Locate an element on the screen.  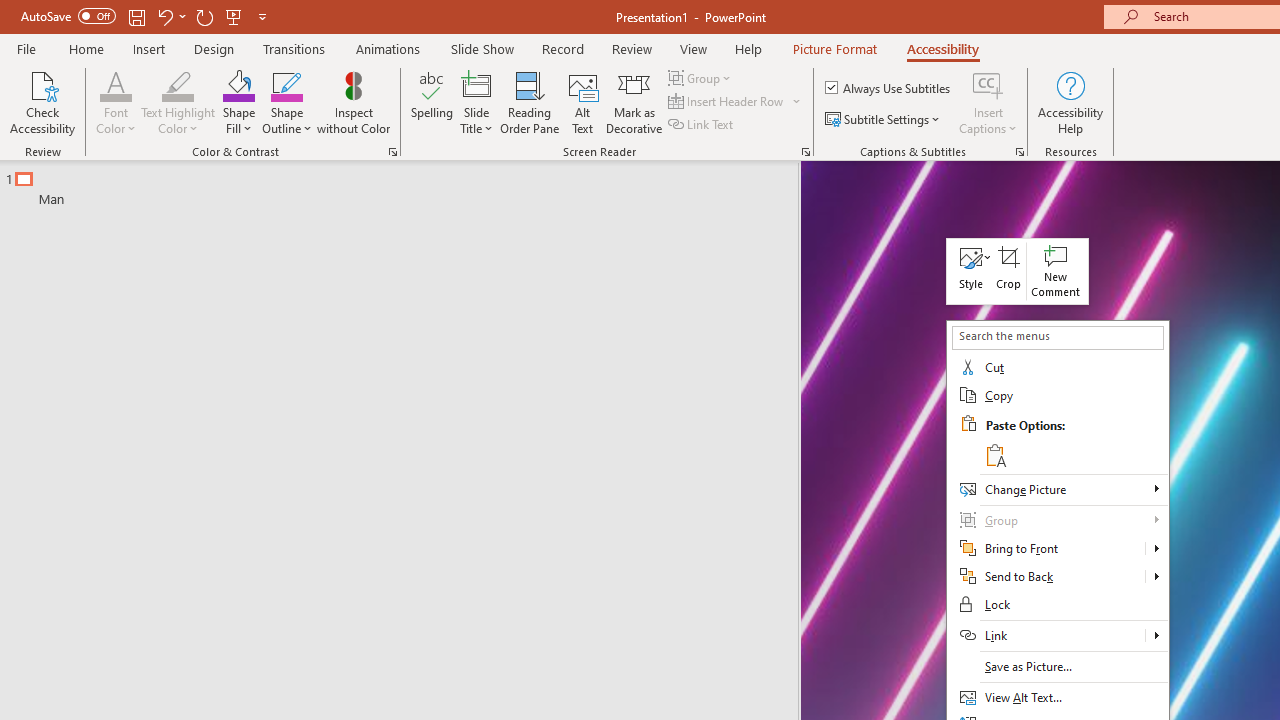
'Paste Options' is located at coordinates (1072, 440).